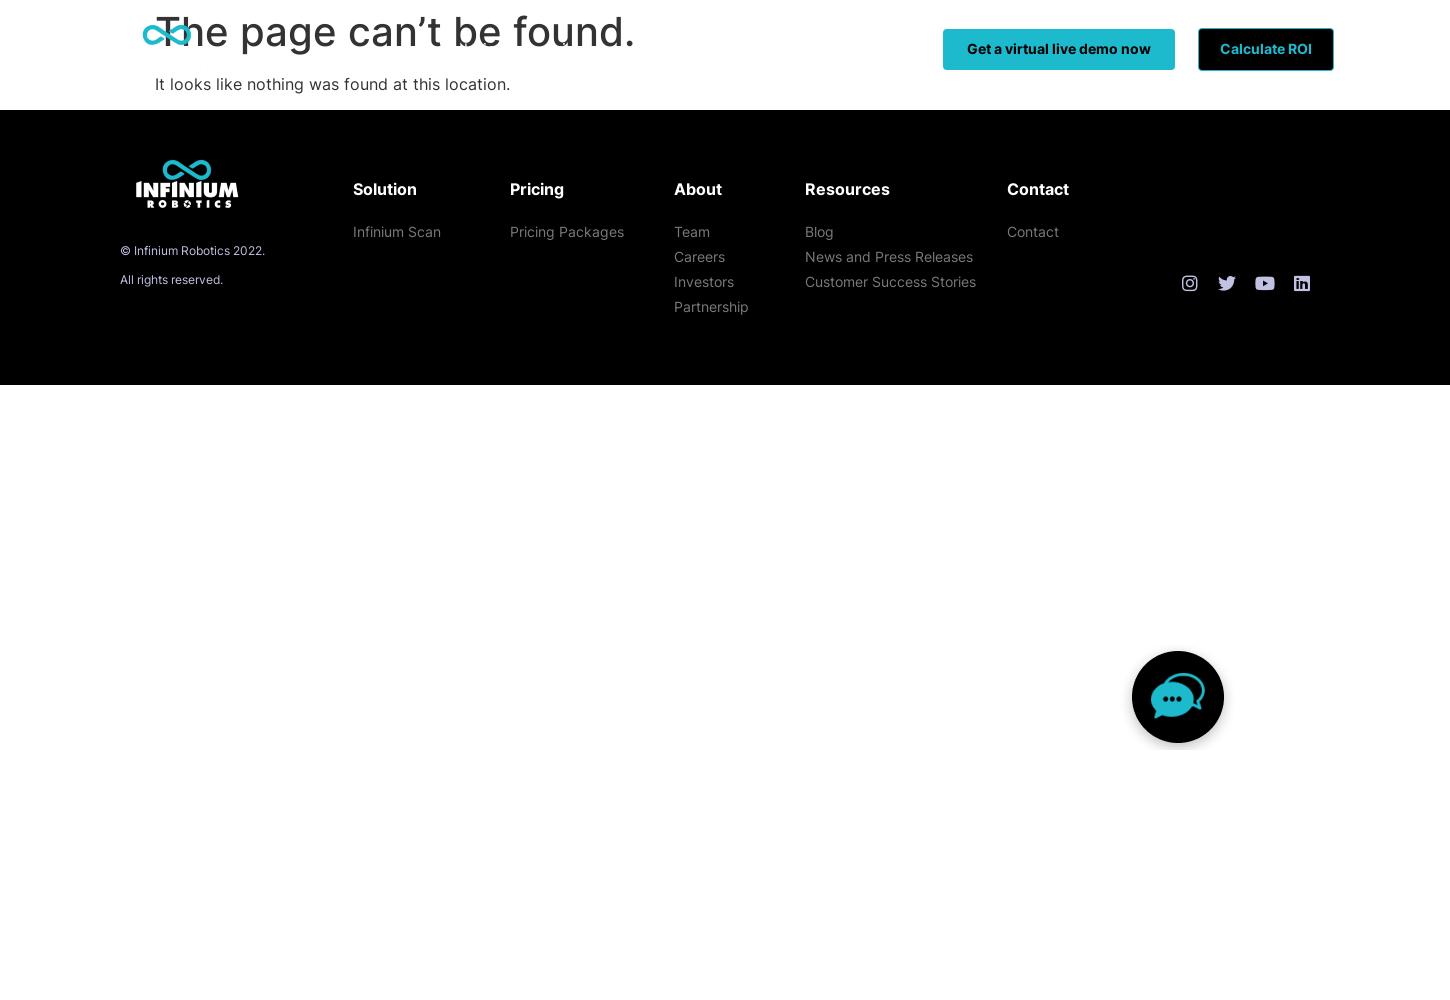 The width and height of the screenshot is (1450, 1000). Describe the element at coordinates (191, 250) in the screenshot. I see `'© Infinium Robotics 2022.'` at that location.